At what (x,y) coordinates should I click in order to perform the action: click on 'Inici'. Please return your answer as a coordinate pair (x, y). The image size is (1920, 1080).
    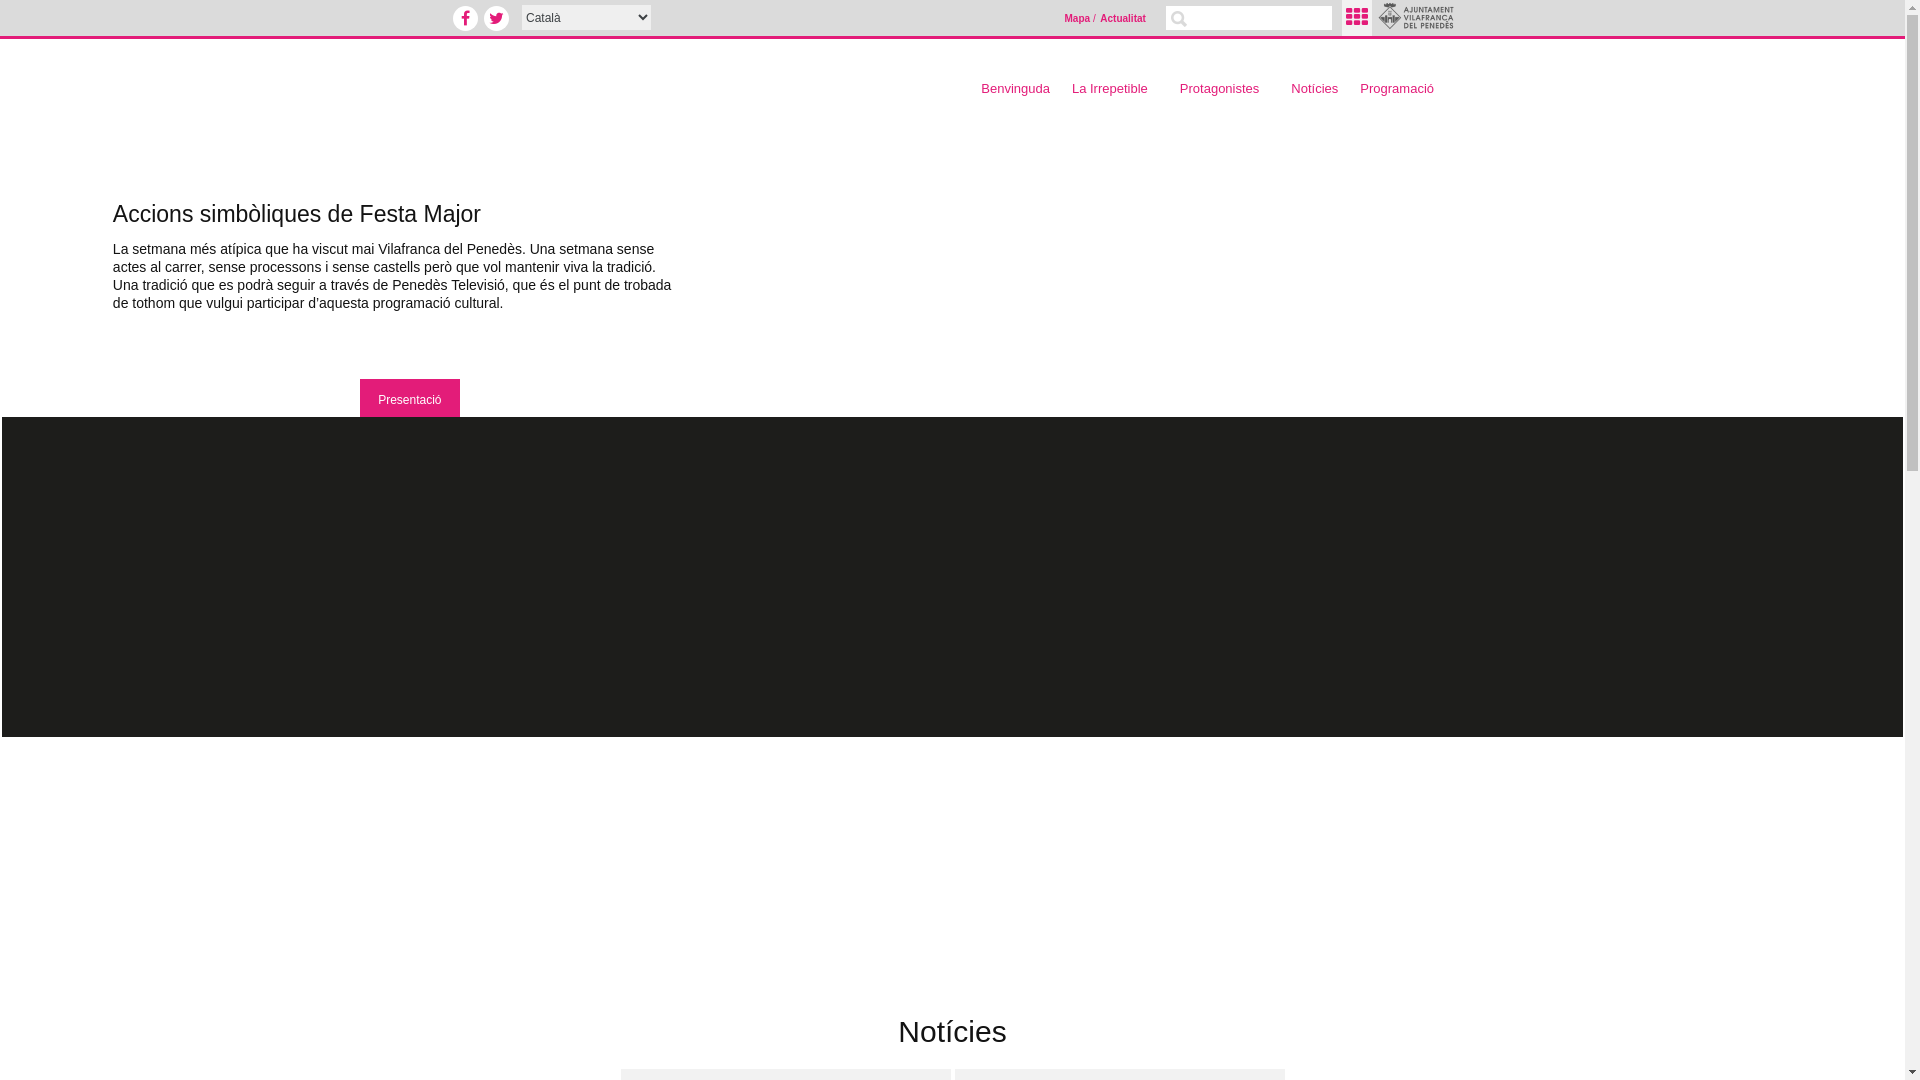
    Looking at the image, I should click on (649, 79).